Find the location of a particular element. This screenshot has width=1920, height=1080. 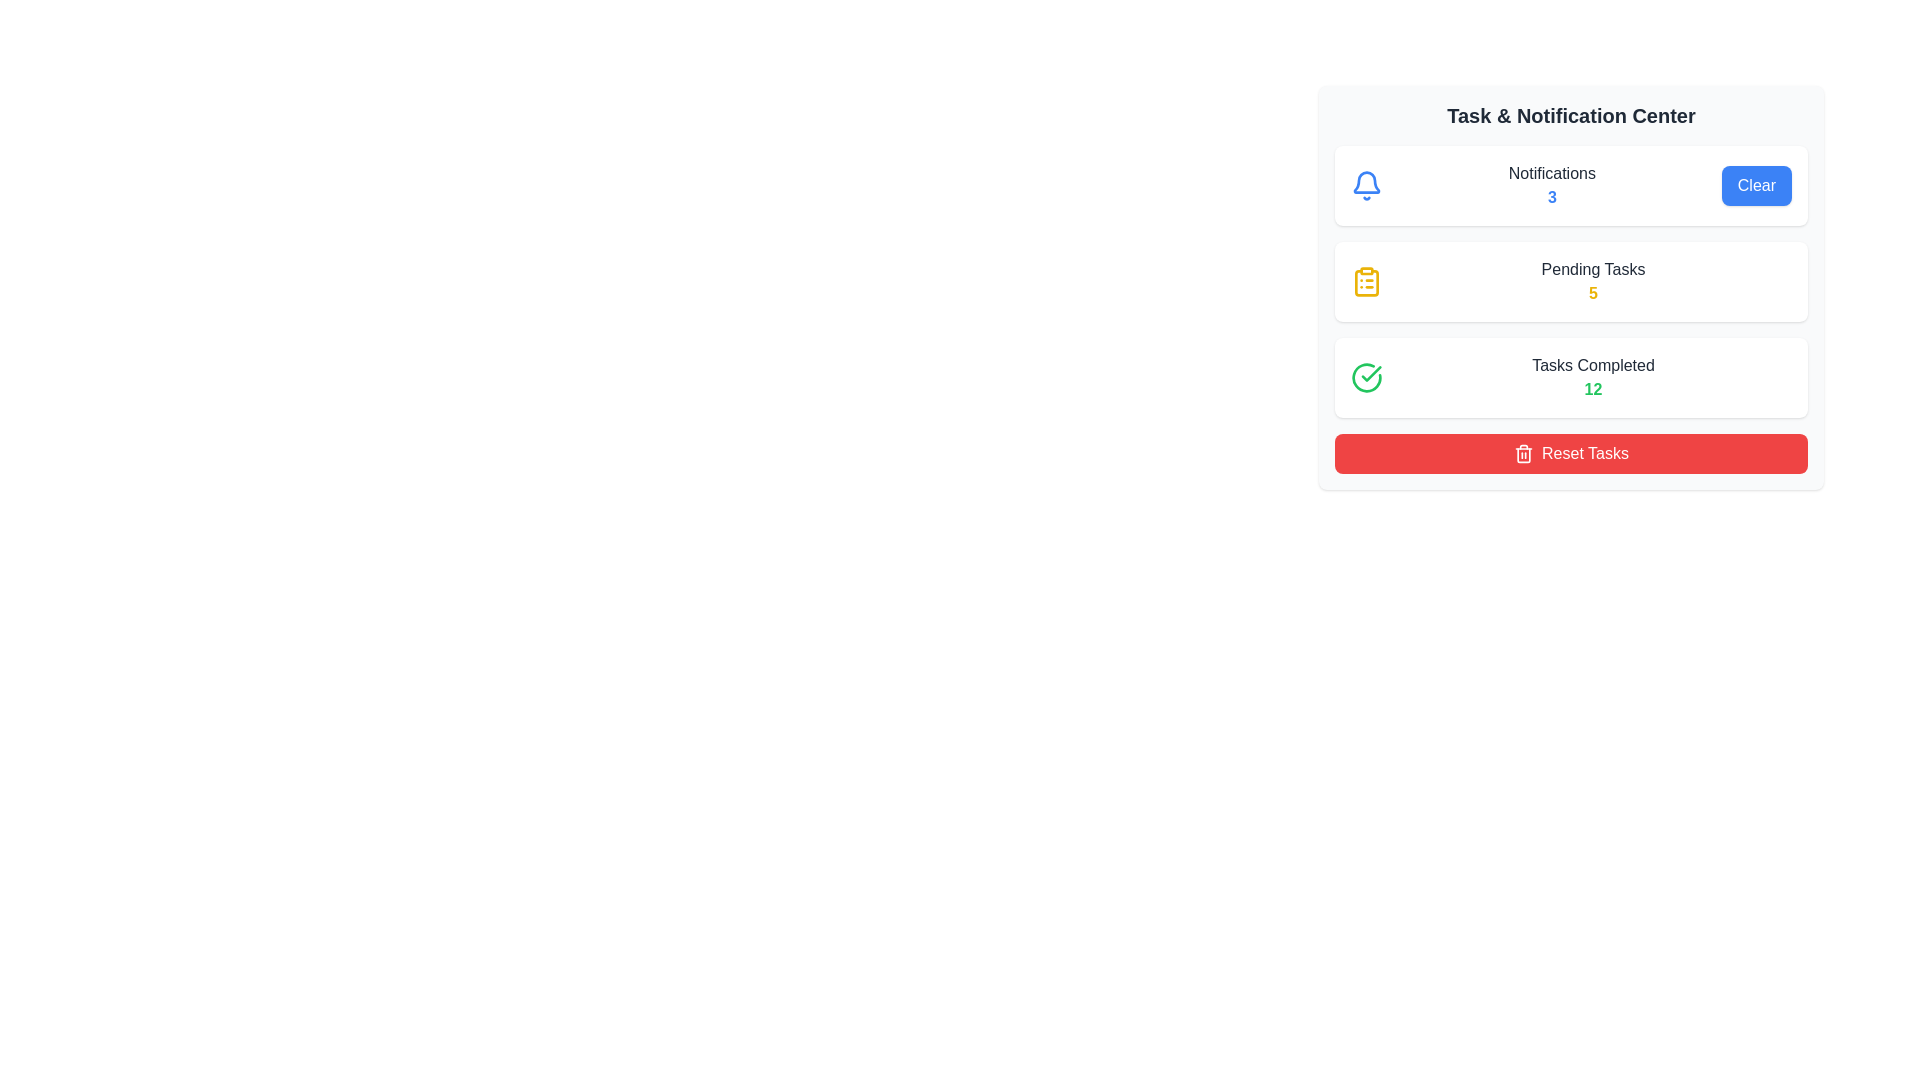

the 'Tasks Completed' text display, which shows a green bold number '12' beneath the label in a dark gray color, located in the lower part of the 'Task & Notification Center' card is located at coordinates (1592, 378).